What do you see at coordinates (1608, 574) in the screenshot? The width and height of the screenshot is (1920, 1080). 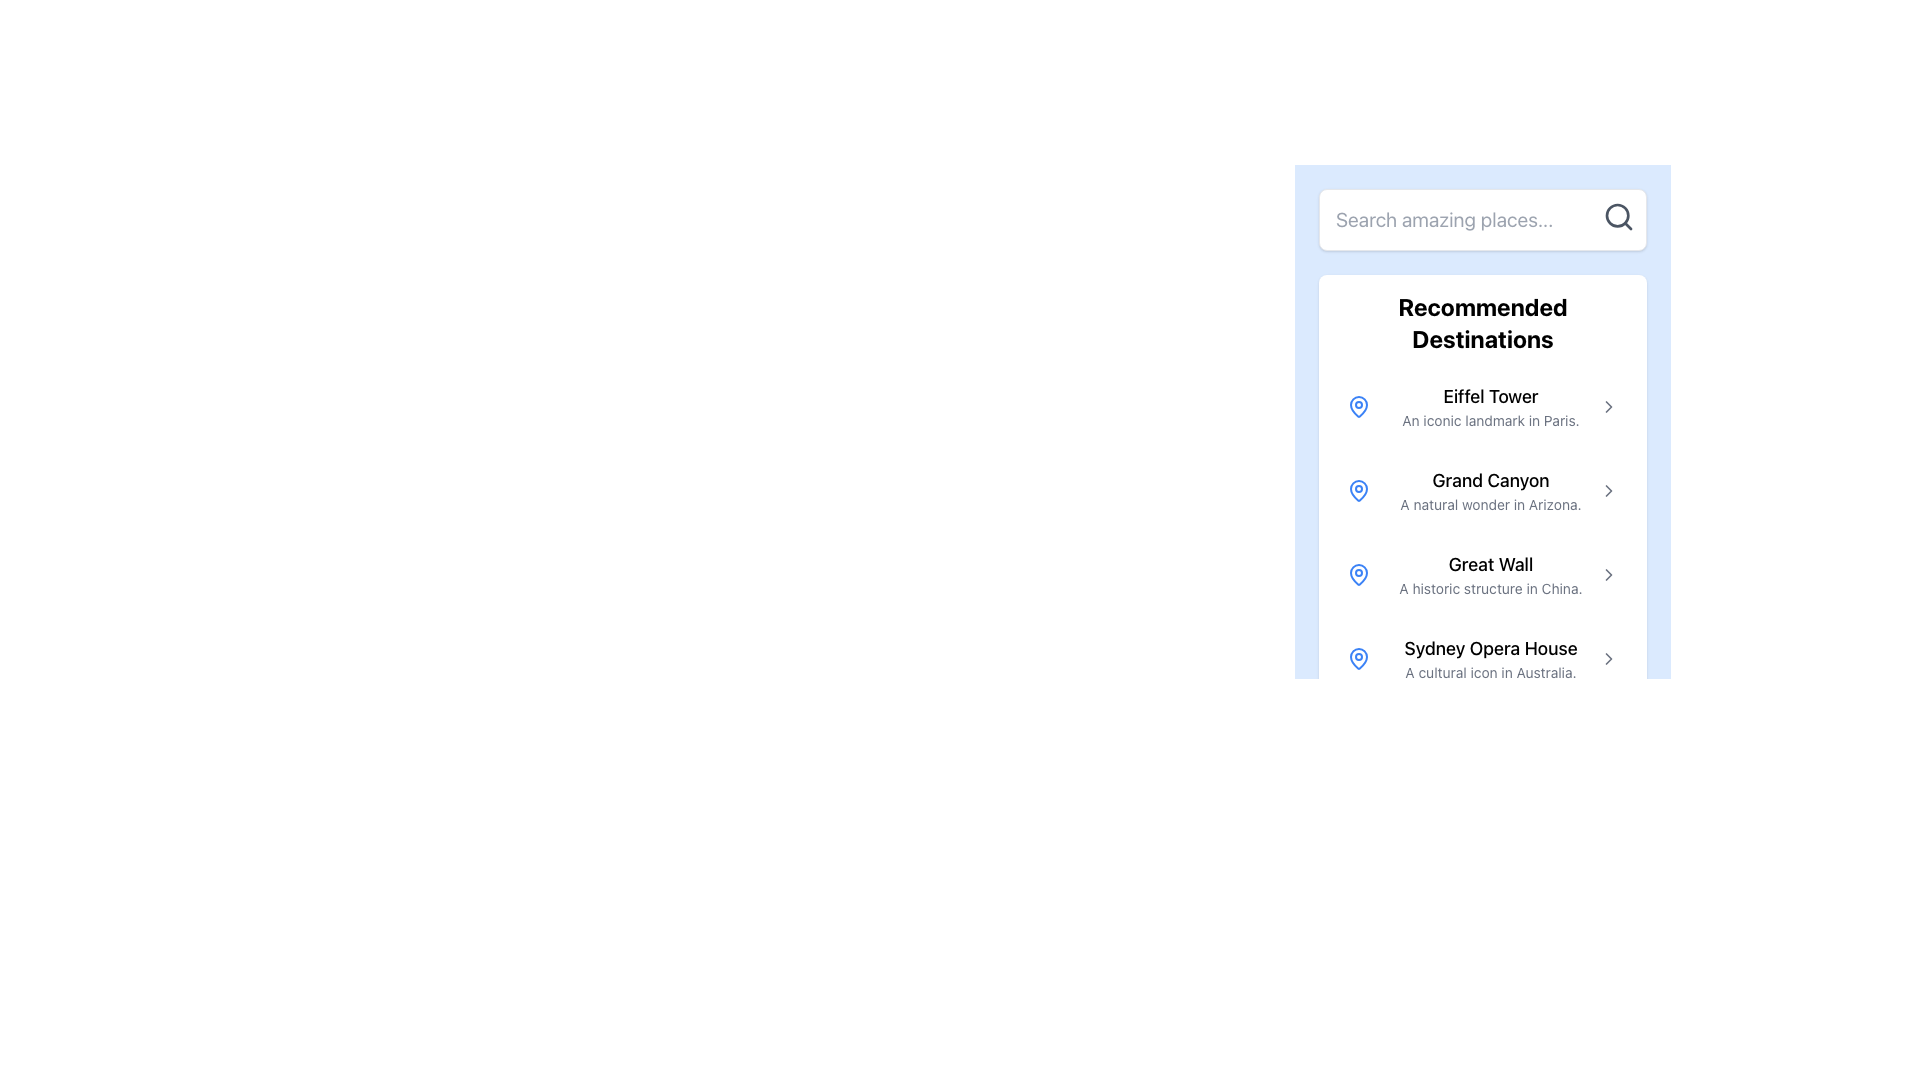 I see `the rightward chevron icon indicating navigation, located directly to the right of the text 'Great Wall' in the 'Recommended Destinations' section` at bounding box center [1608, 574].